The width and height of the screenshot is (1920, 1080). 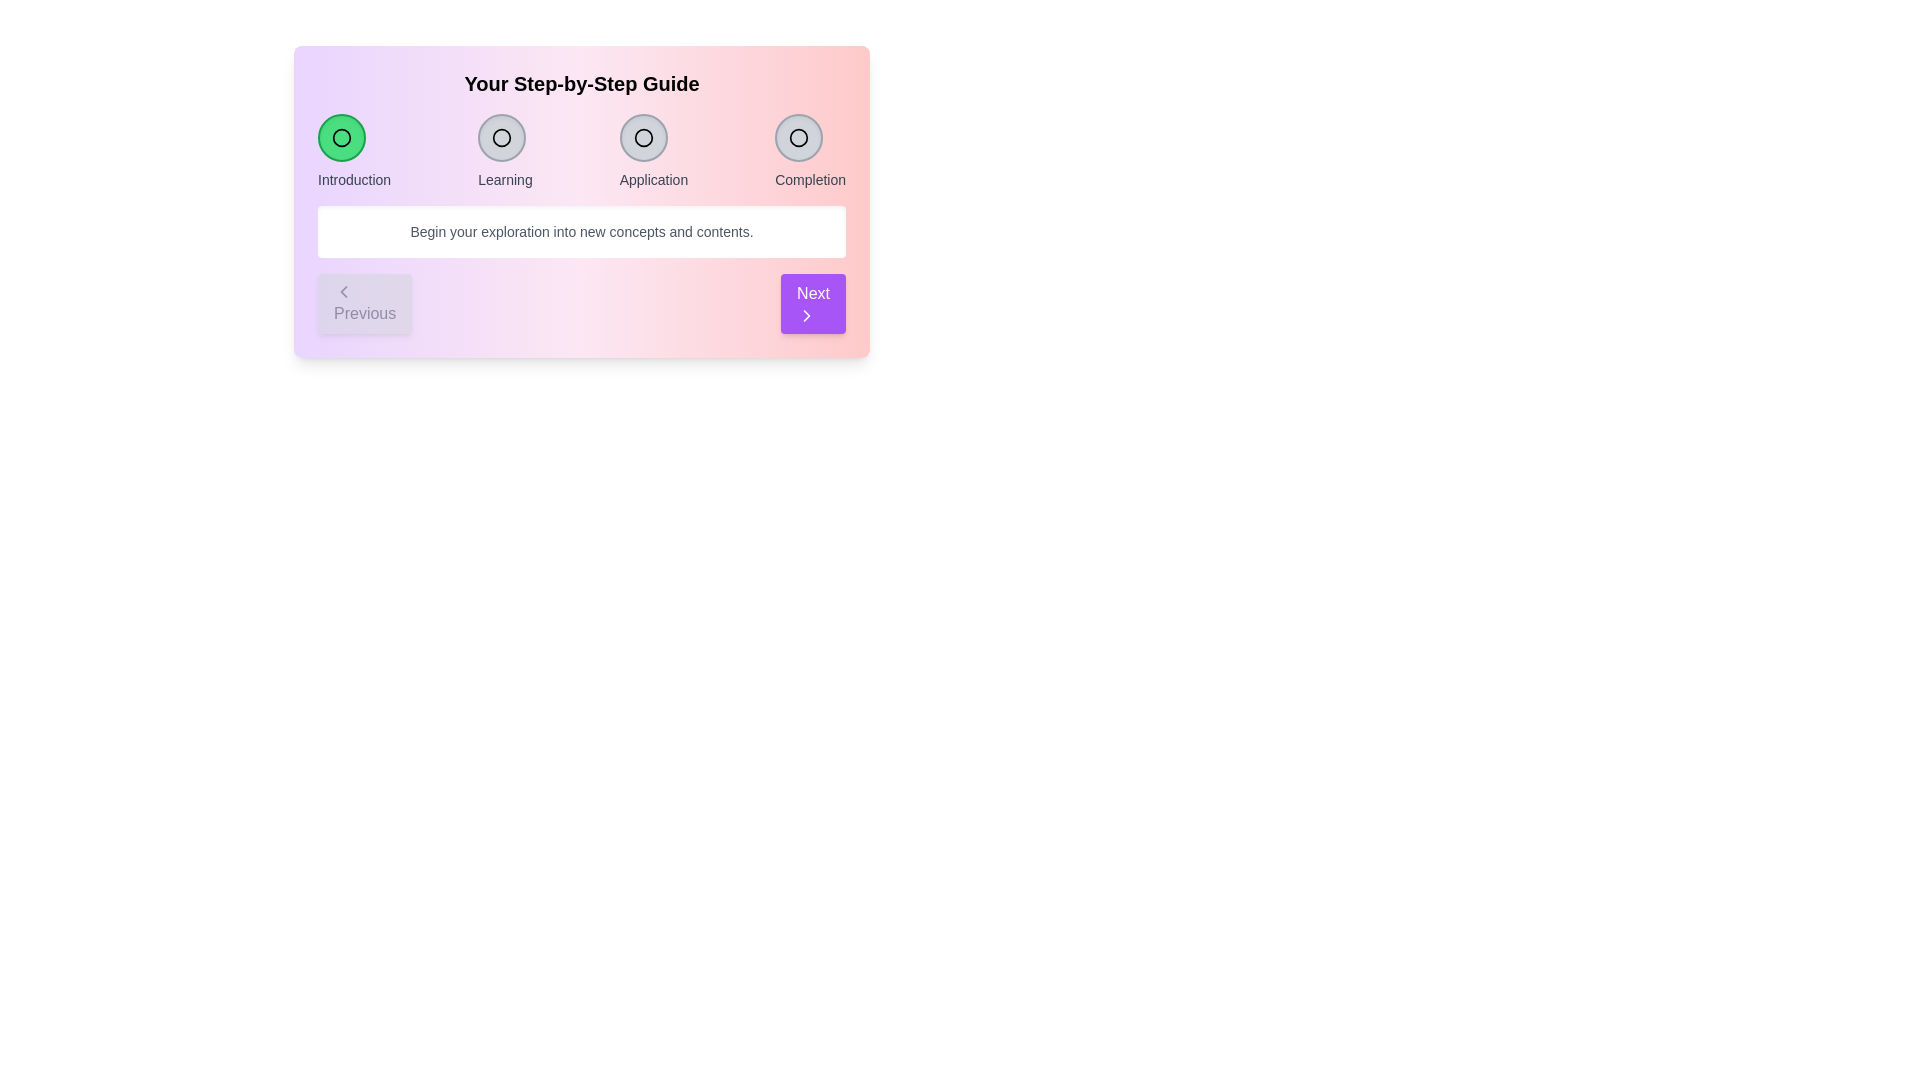 What do you see at coordinates (580, 150) in the screenshot?
I see `the 'Learning' segment of the Progress tracker component` at bounding box center [580, 150].